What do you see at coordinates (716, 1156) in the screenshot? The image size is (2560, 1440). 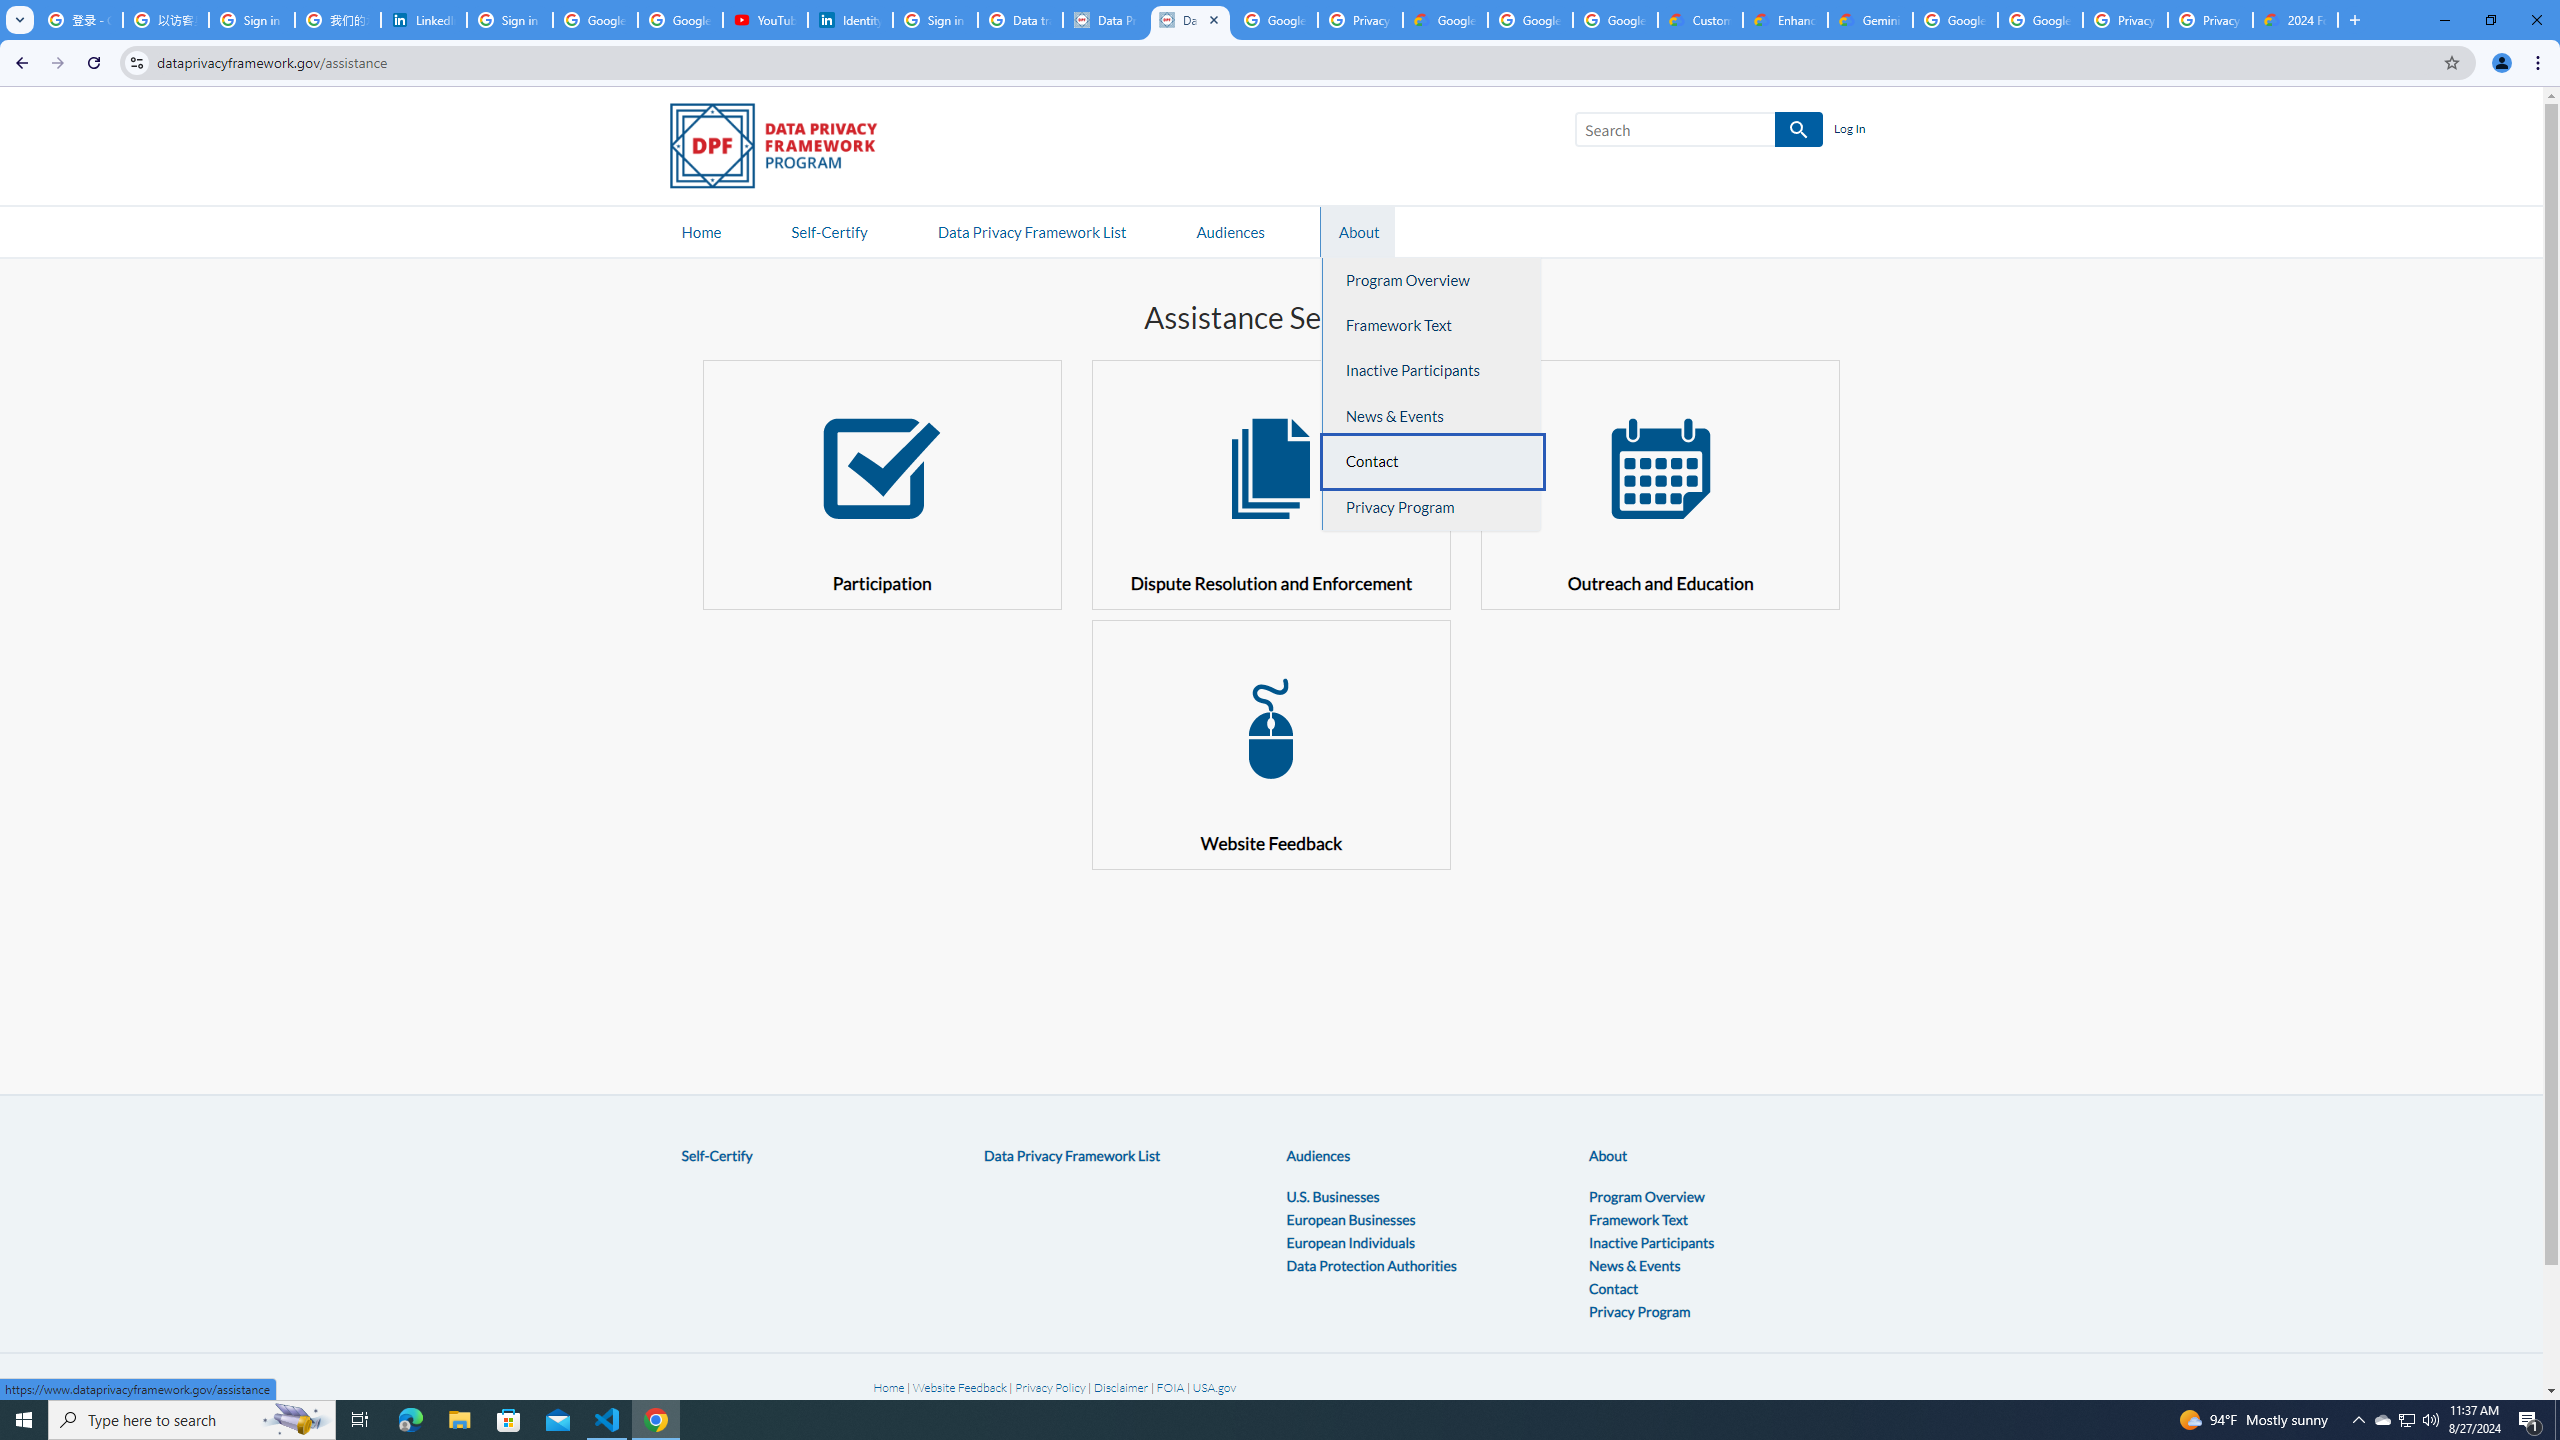 I see `'Self-Certify'` at bounding box center [716, 1156].